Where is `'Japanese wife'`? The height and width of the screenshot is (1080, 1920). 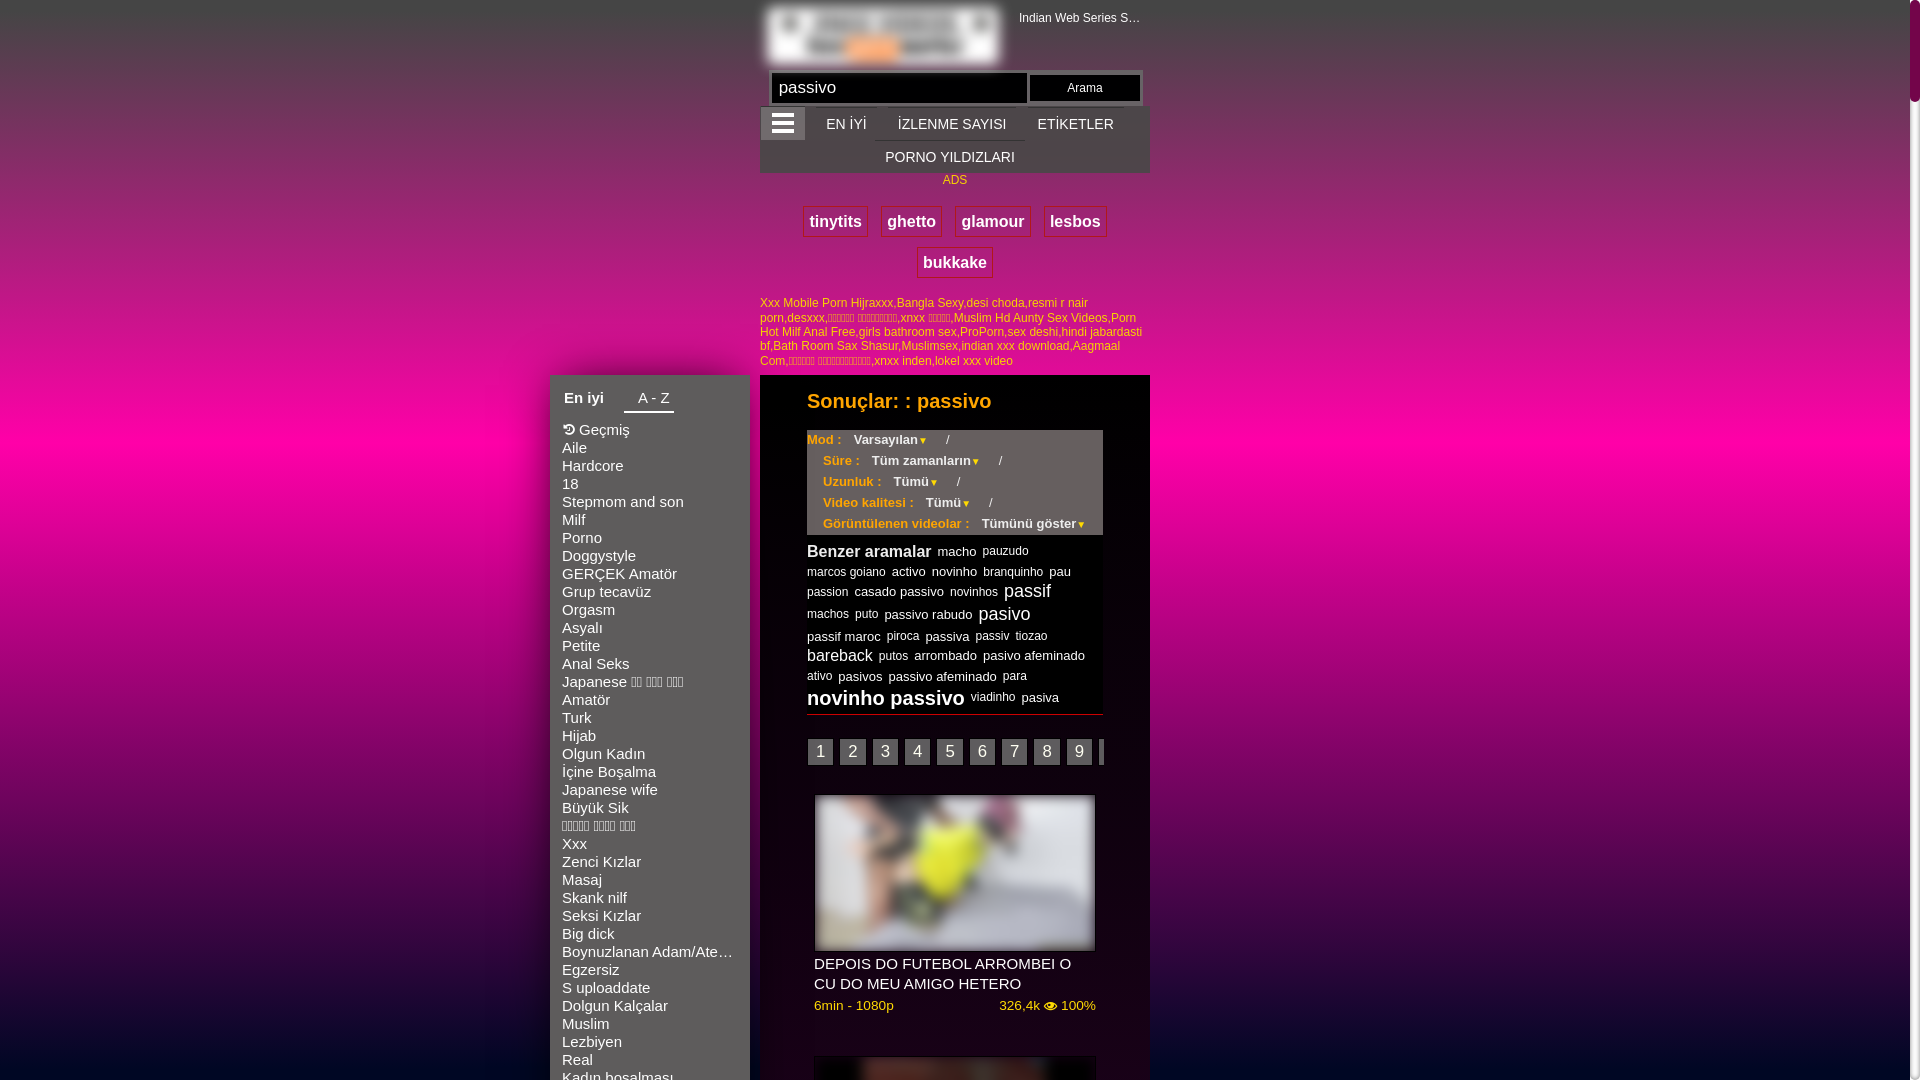 'Japanese wife' is located at coordinates (649, 789).